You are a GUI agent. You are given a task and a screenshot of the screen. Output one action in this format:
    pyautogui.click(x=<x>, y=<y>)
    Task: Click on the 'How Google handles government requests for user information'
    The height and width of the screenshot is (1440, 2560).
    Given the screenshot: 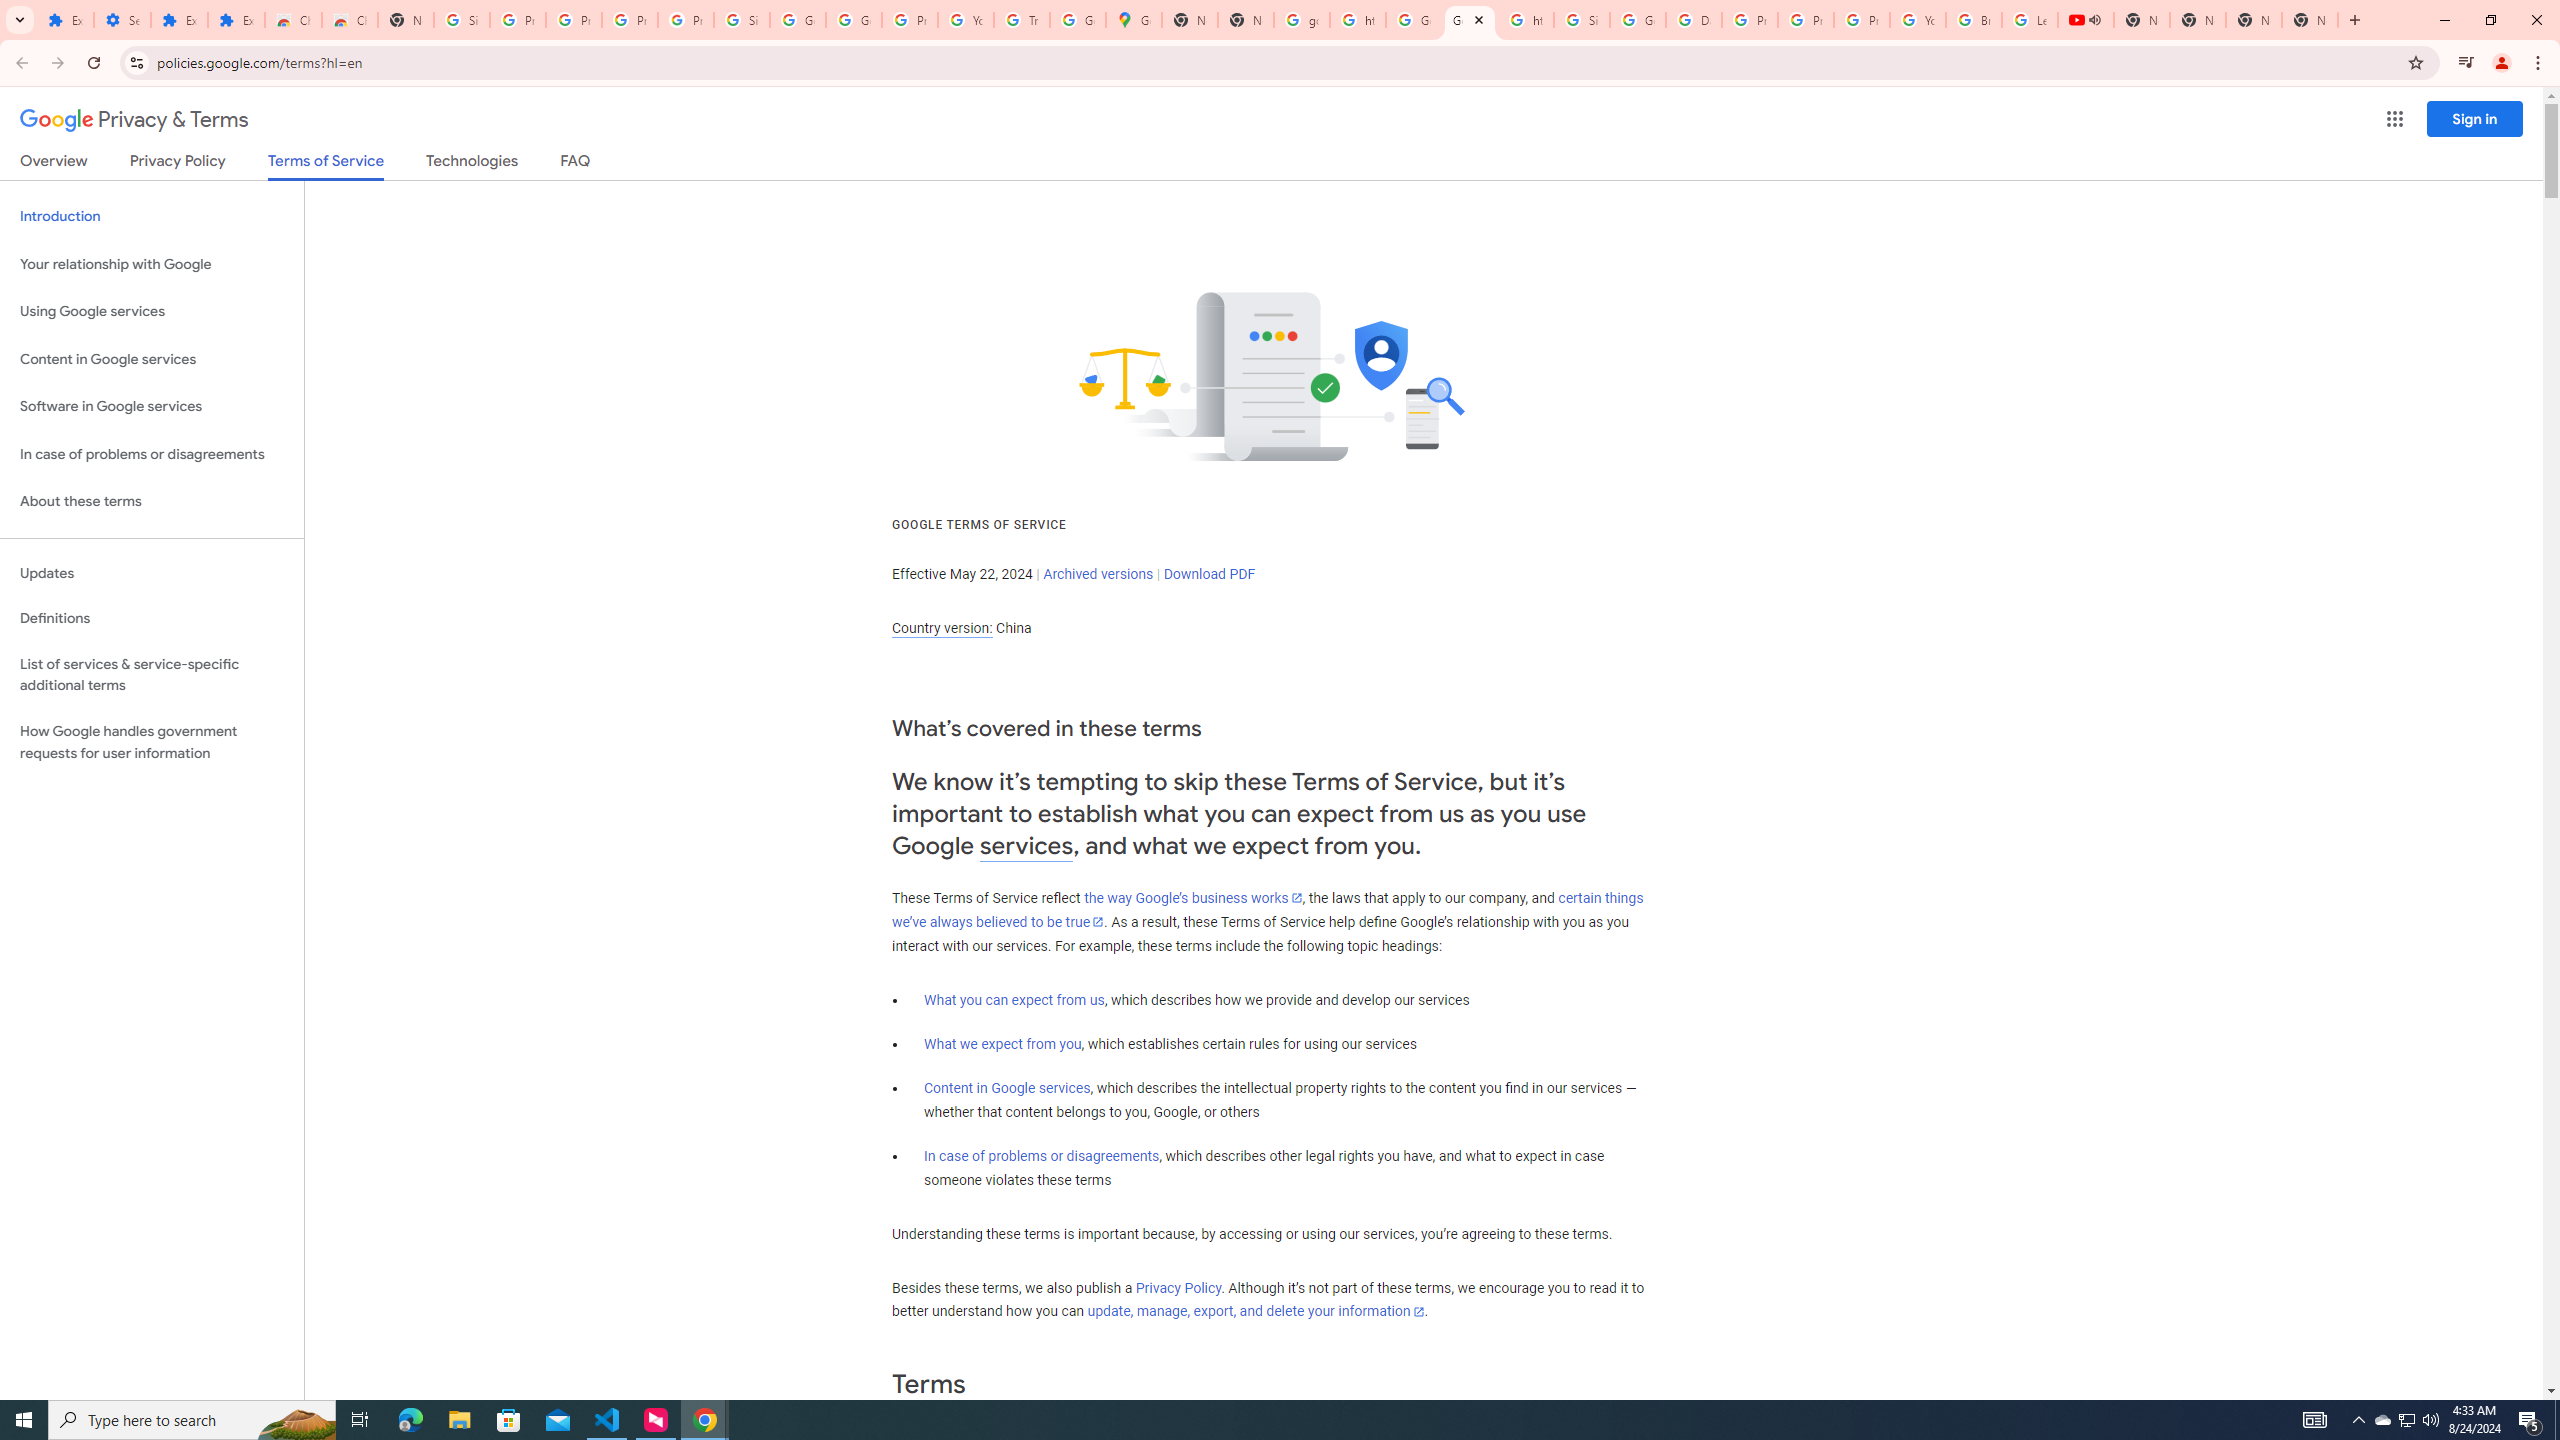 What is the action you would take?
    pyautogui.click(x=151, y=742)
    